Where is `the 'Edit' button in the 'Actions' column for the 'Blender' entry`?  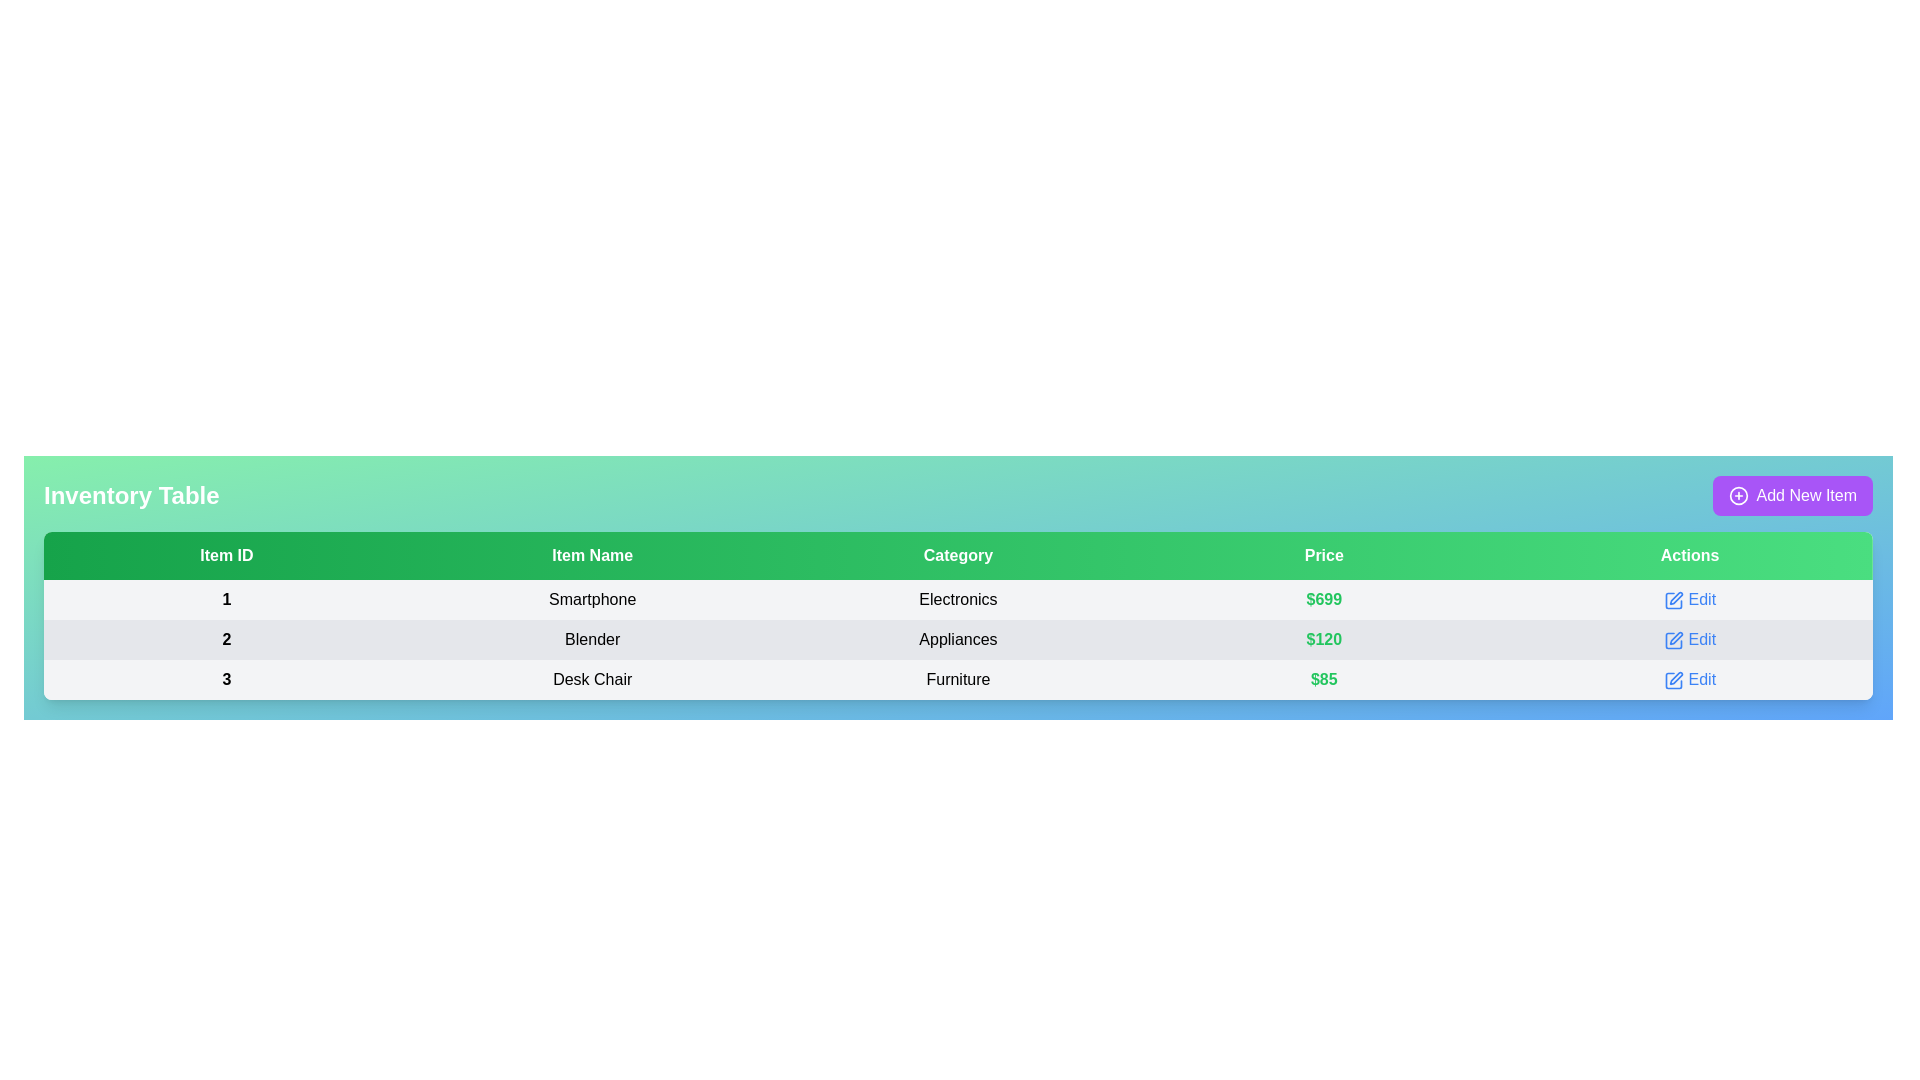 the 'Edit' button in the 'Actions' column for the 'Blender' entry is located at coordinates (1688, 640).